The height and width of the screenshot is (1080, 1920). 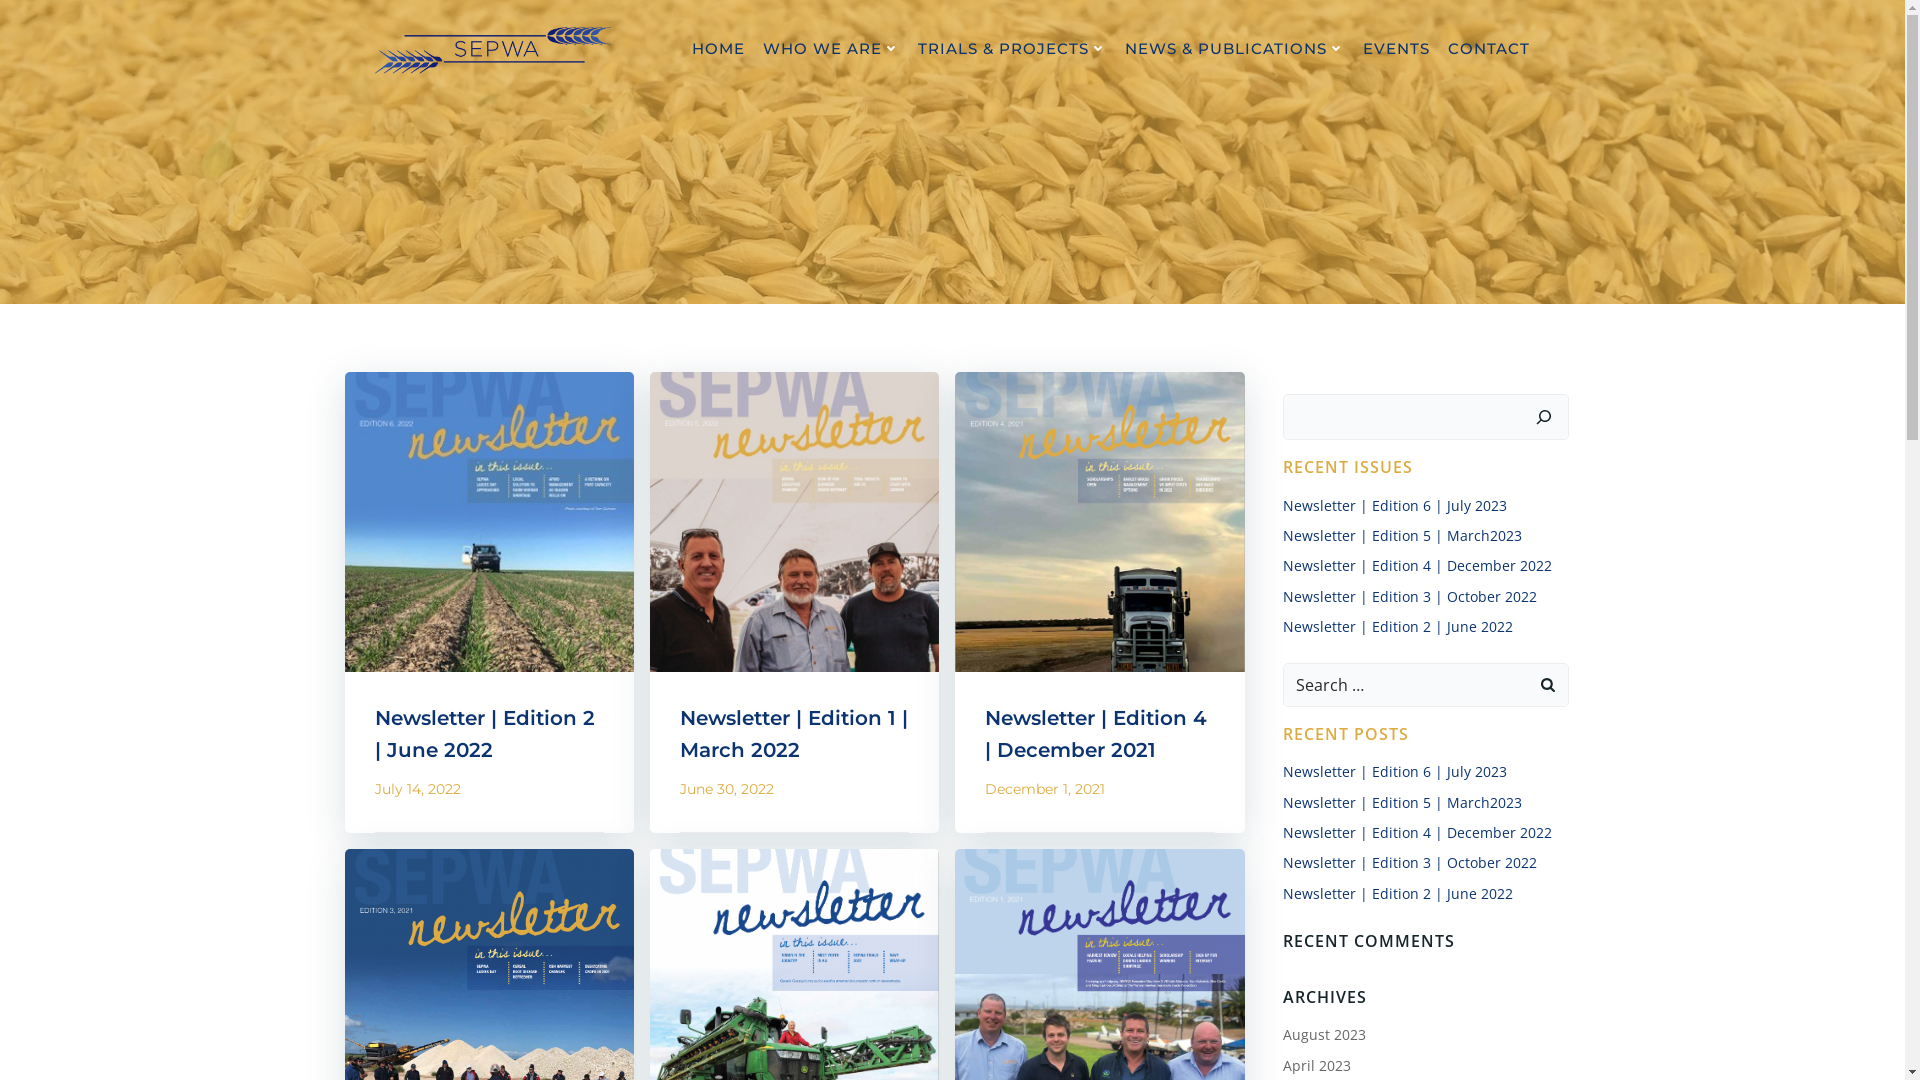 What do you see at coordinates (725, 788) in the screenshot?
I see `'June 30, 2022'` at bounding box center [725, 788].